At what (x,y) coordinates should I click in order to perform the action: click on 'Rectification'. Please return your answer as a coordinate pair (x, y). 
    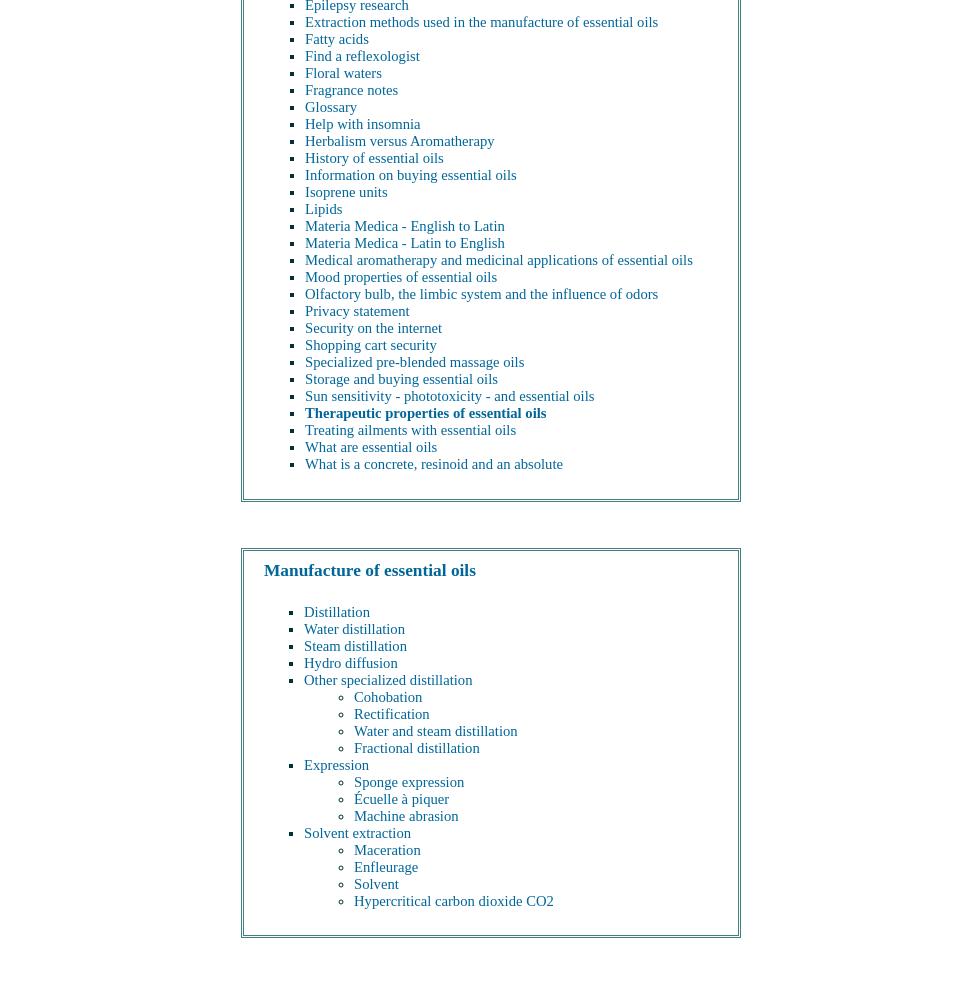
    Looking at the image, I should click on (354, 713).